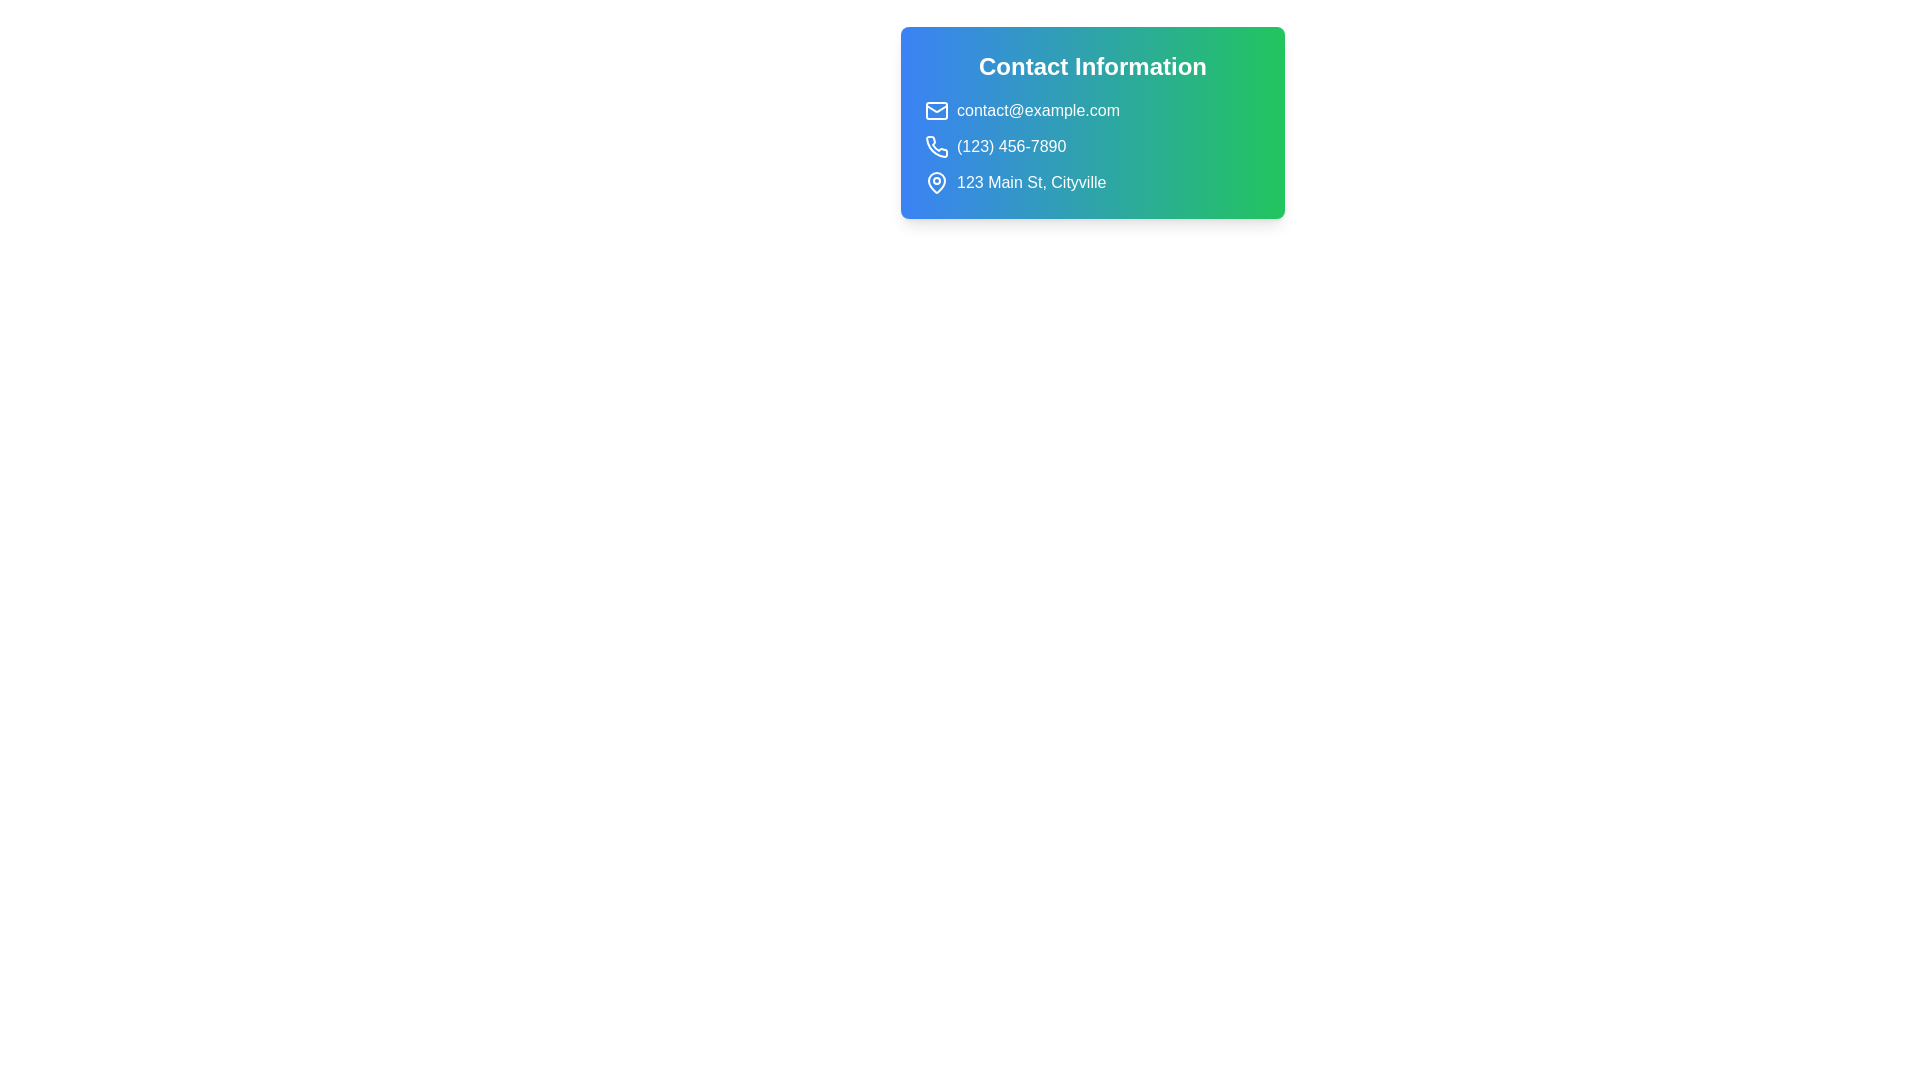  I want to click on the map pin icon that visually indicates the address '123 Main St, Cityville', which is the first icon on the line displaying this address, located to the left of the text, so click(935, 182).